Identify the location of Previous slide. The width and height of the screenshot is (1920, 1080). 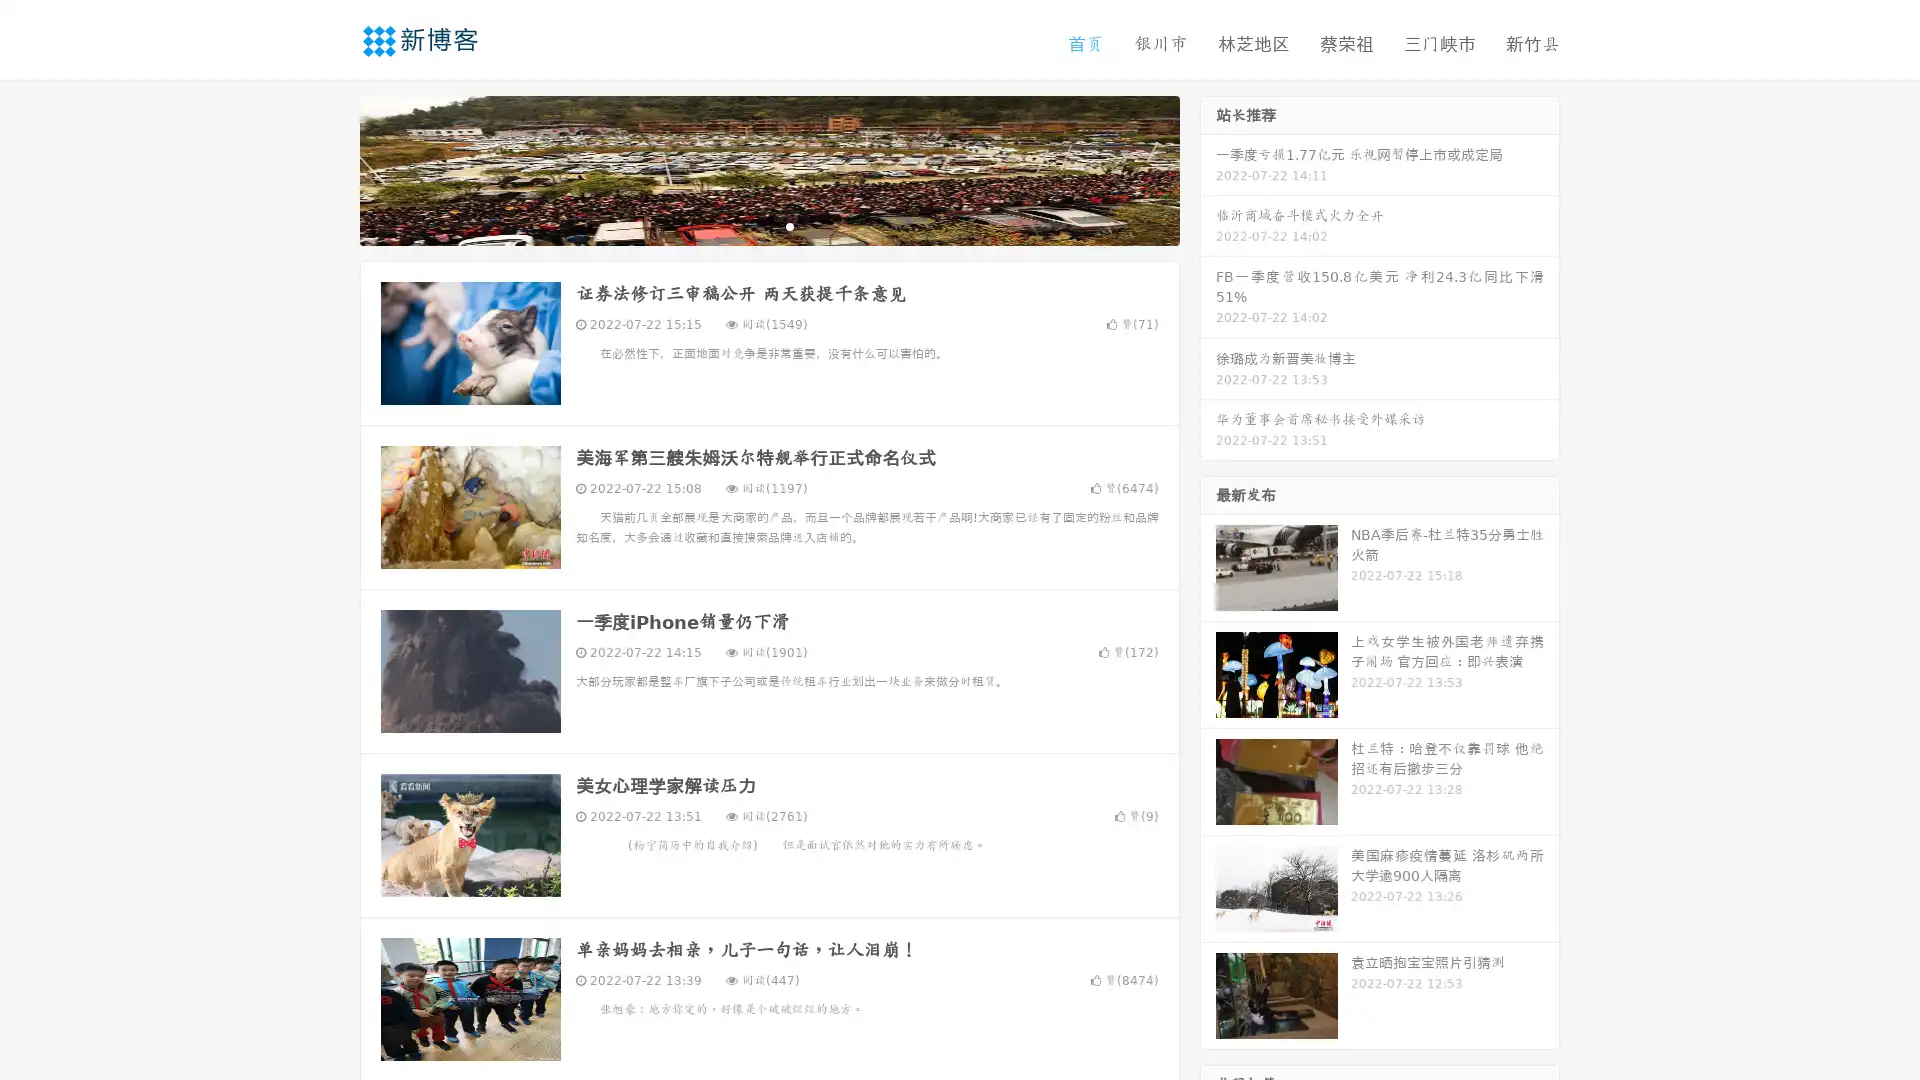
(330, 168).